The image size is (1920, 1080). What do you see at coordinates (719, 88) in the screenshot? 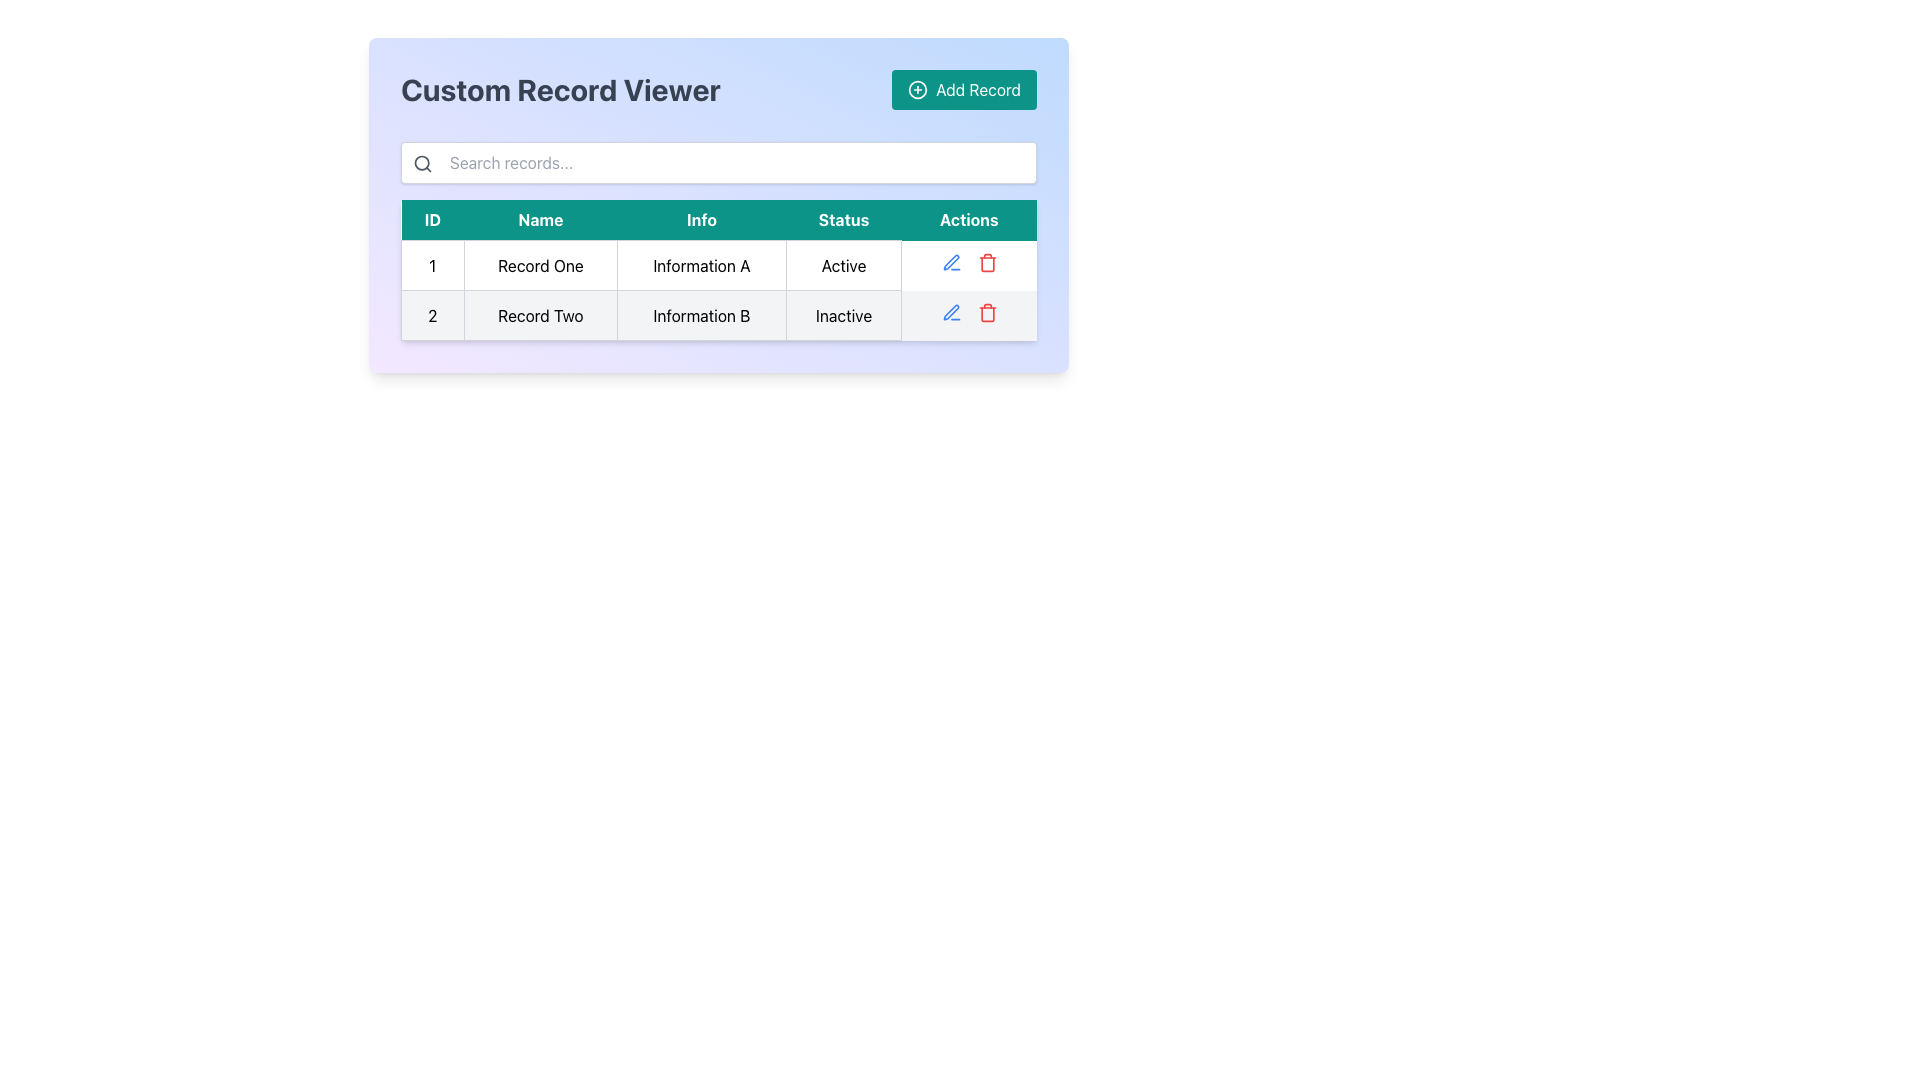
I see `the title 'Custom Record Viewer' in the Header with Action Button` at bounding box center [719, 88].